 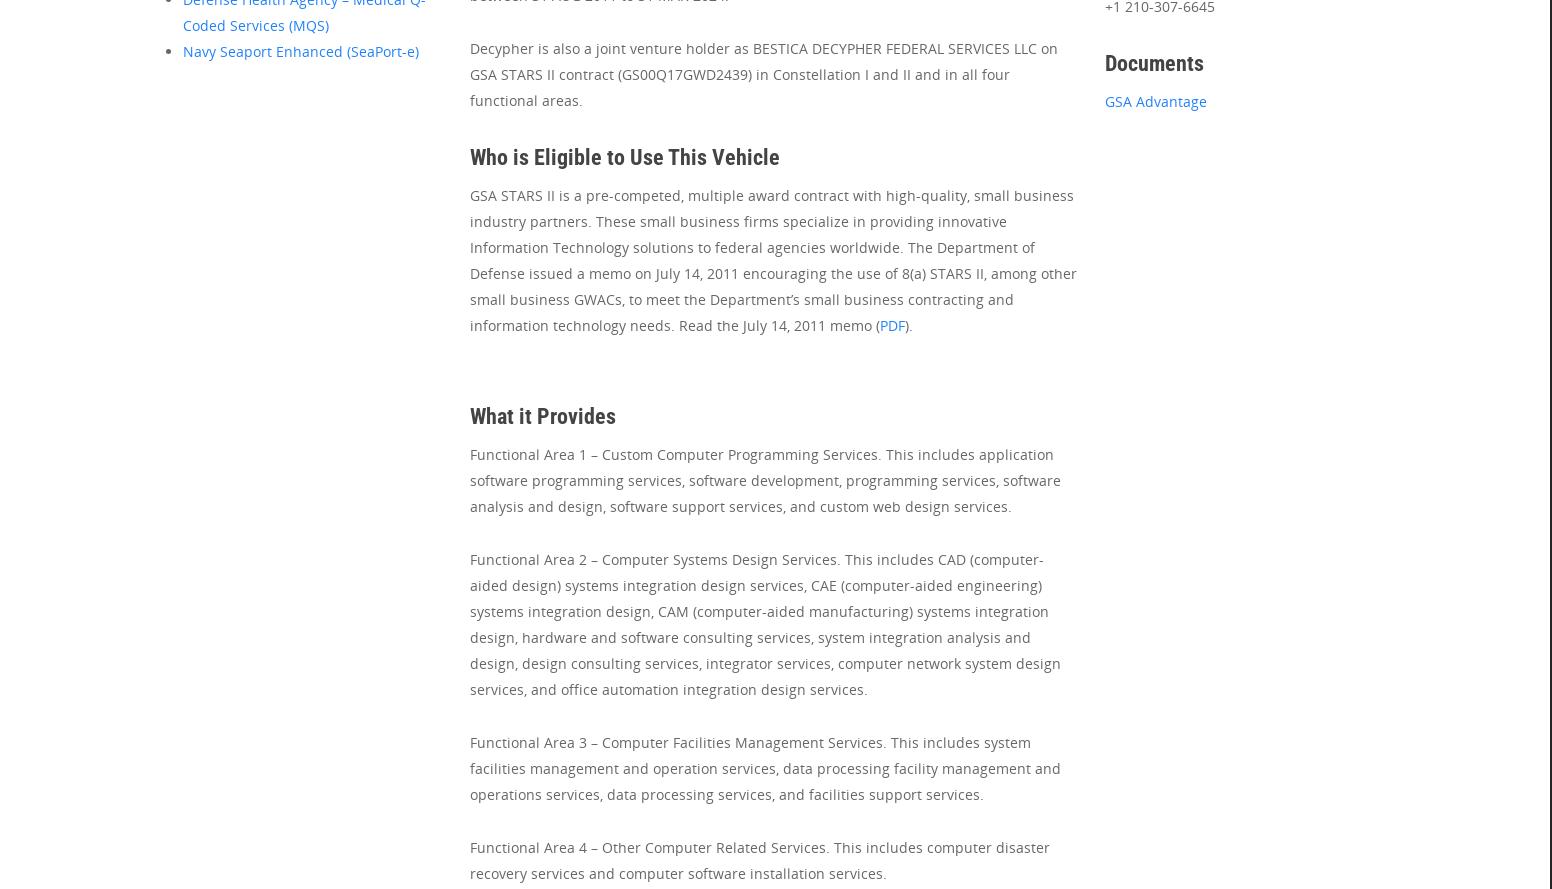 What do you see at coordinates (1105, 100) in the screenshot?
I see `'GSA Advantage'` at bounding box center [1105, 100].